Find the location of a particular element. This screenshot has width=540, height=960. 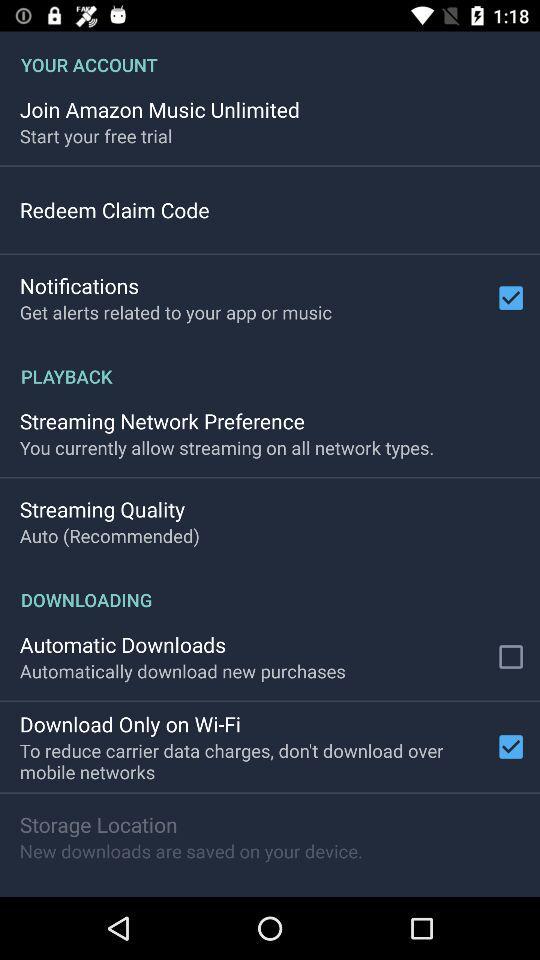

the icon below the join amazon music app is located at coordinates (95, 135).